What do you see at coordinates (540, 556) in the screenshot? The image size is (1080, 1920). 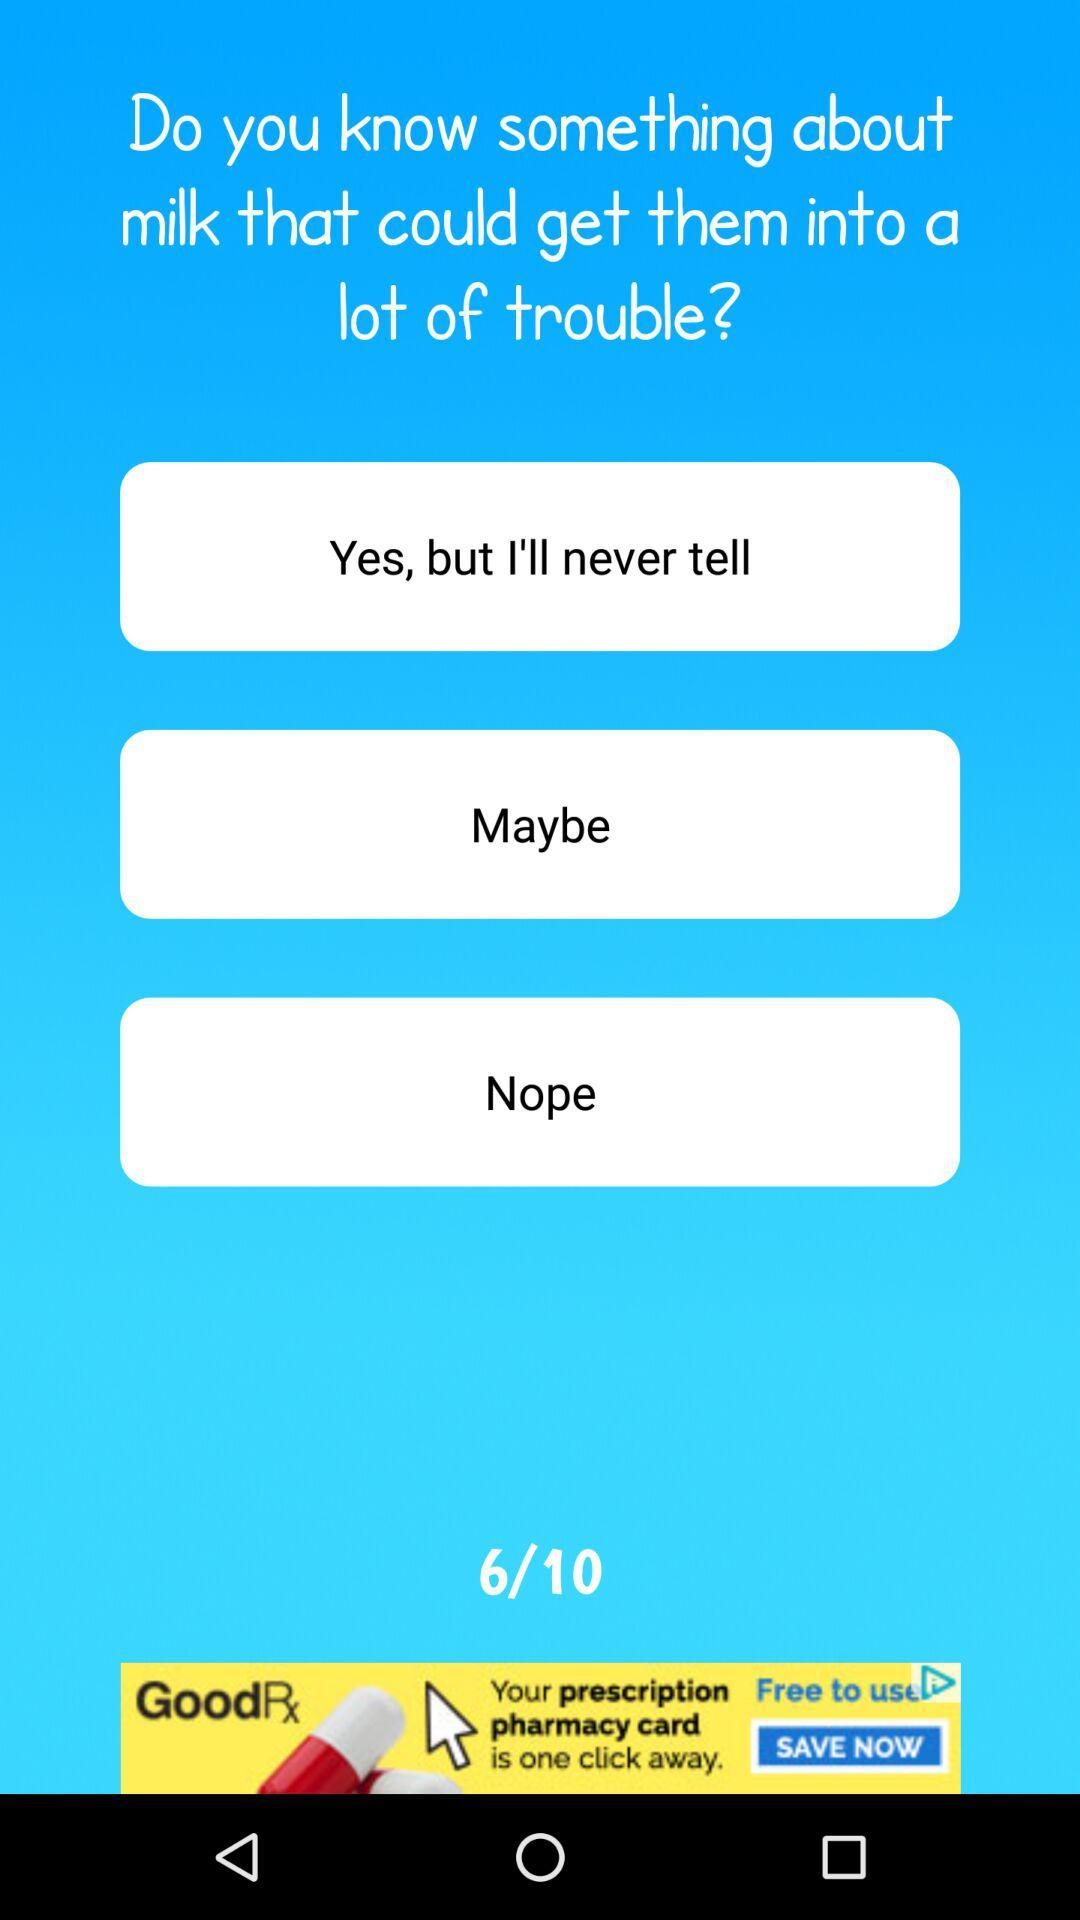 I see `yes but i 'll never tell answer option` at bounding box center [540, 556].